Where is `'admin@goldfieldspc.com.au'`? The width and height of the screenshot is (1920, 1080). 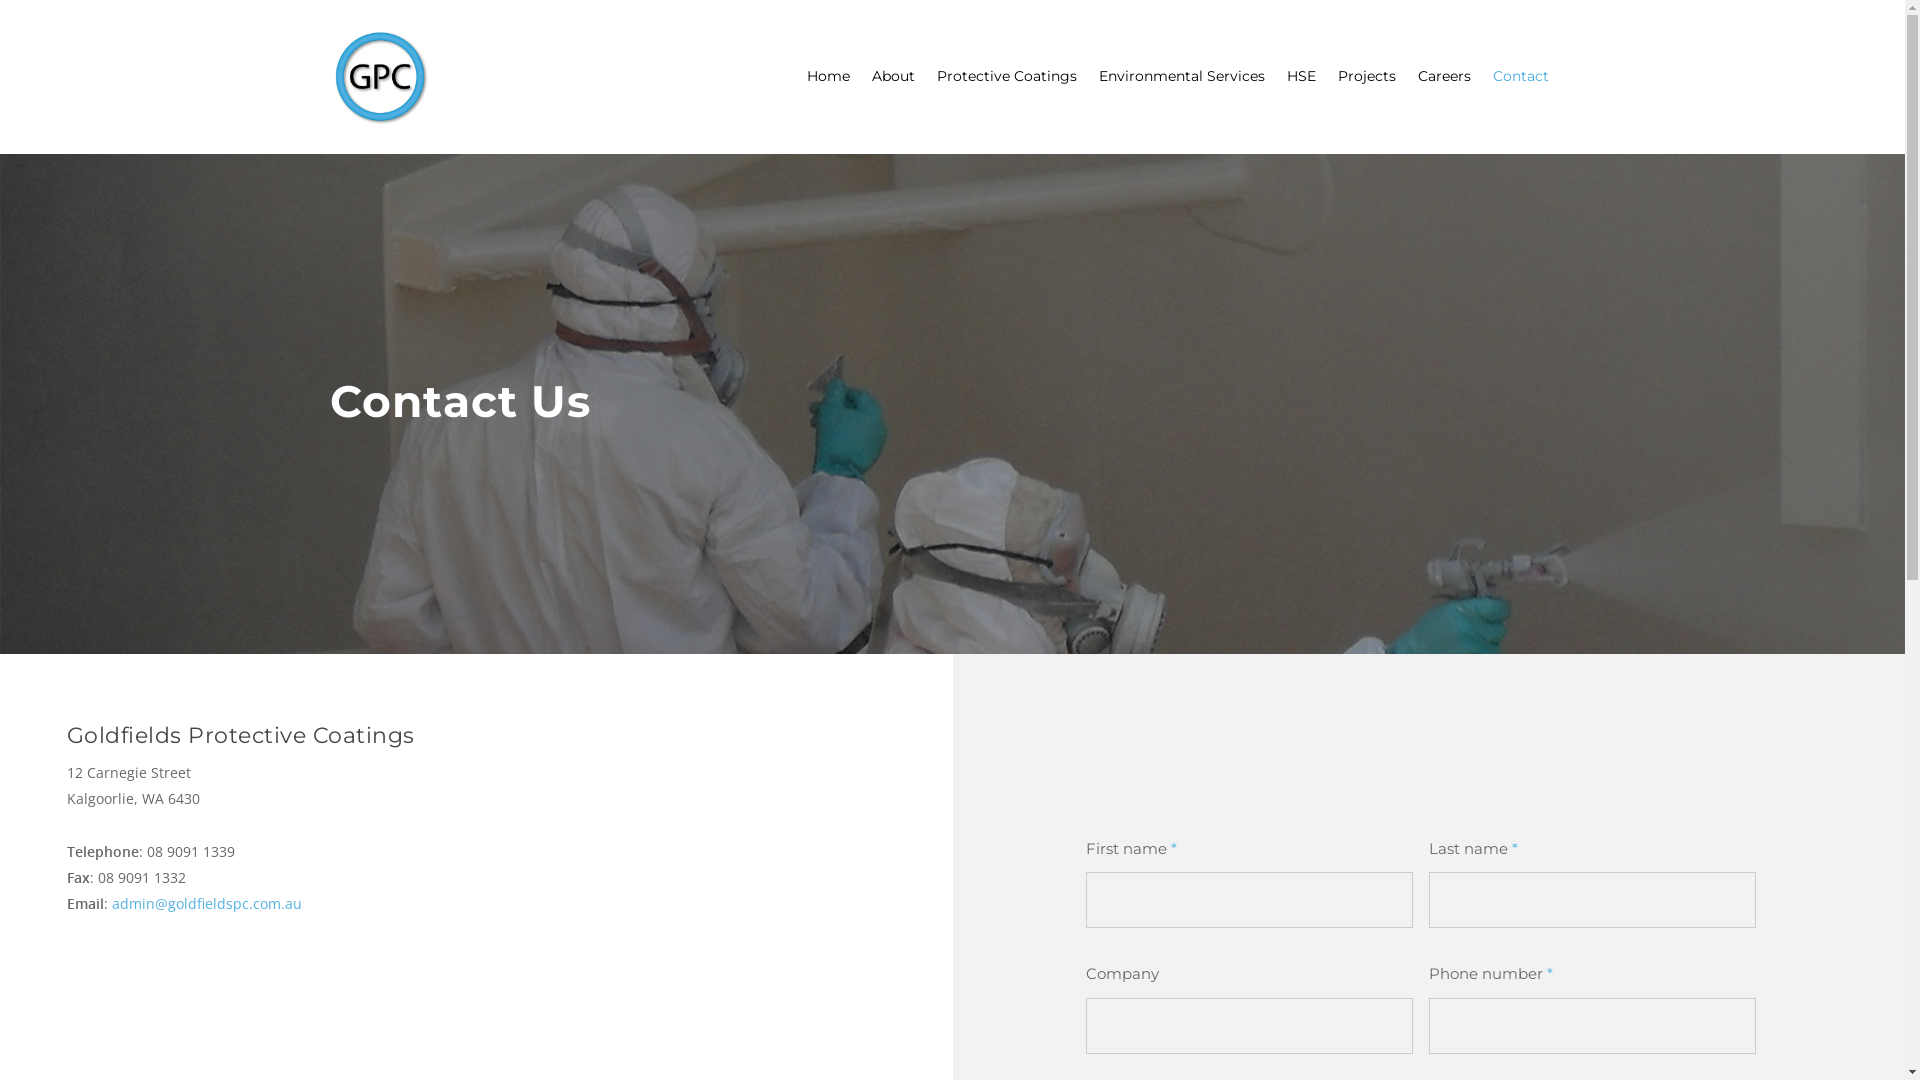
'admin@goldfieldspc.com.au' is located at coordinates (110, 903).